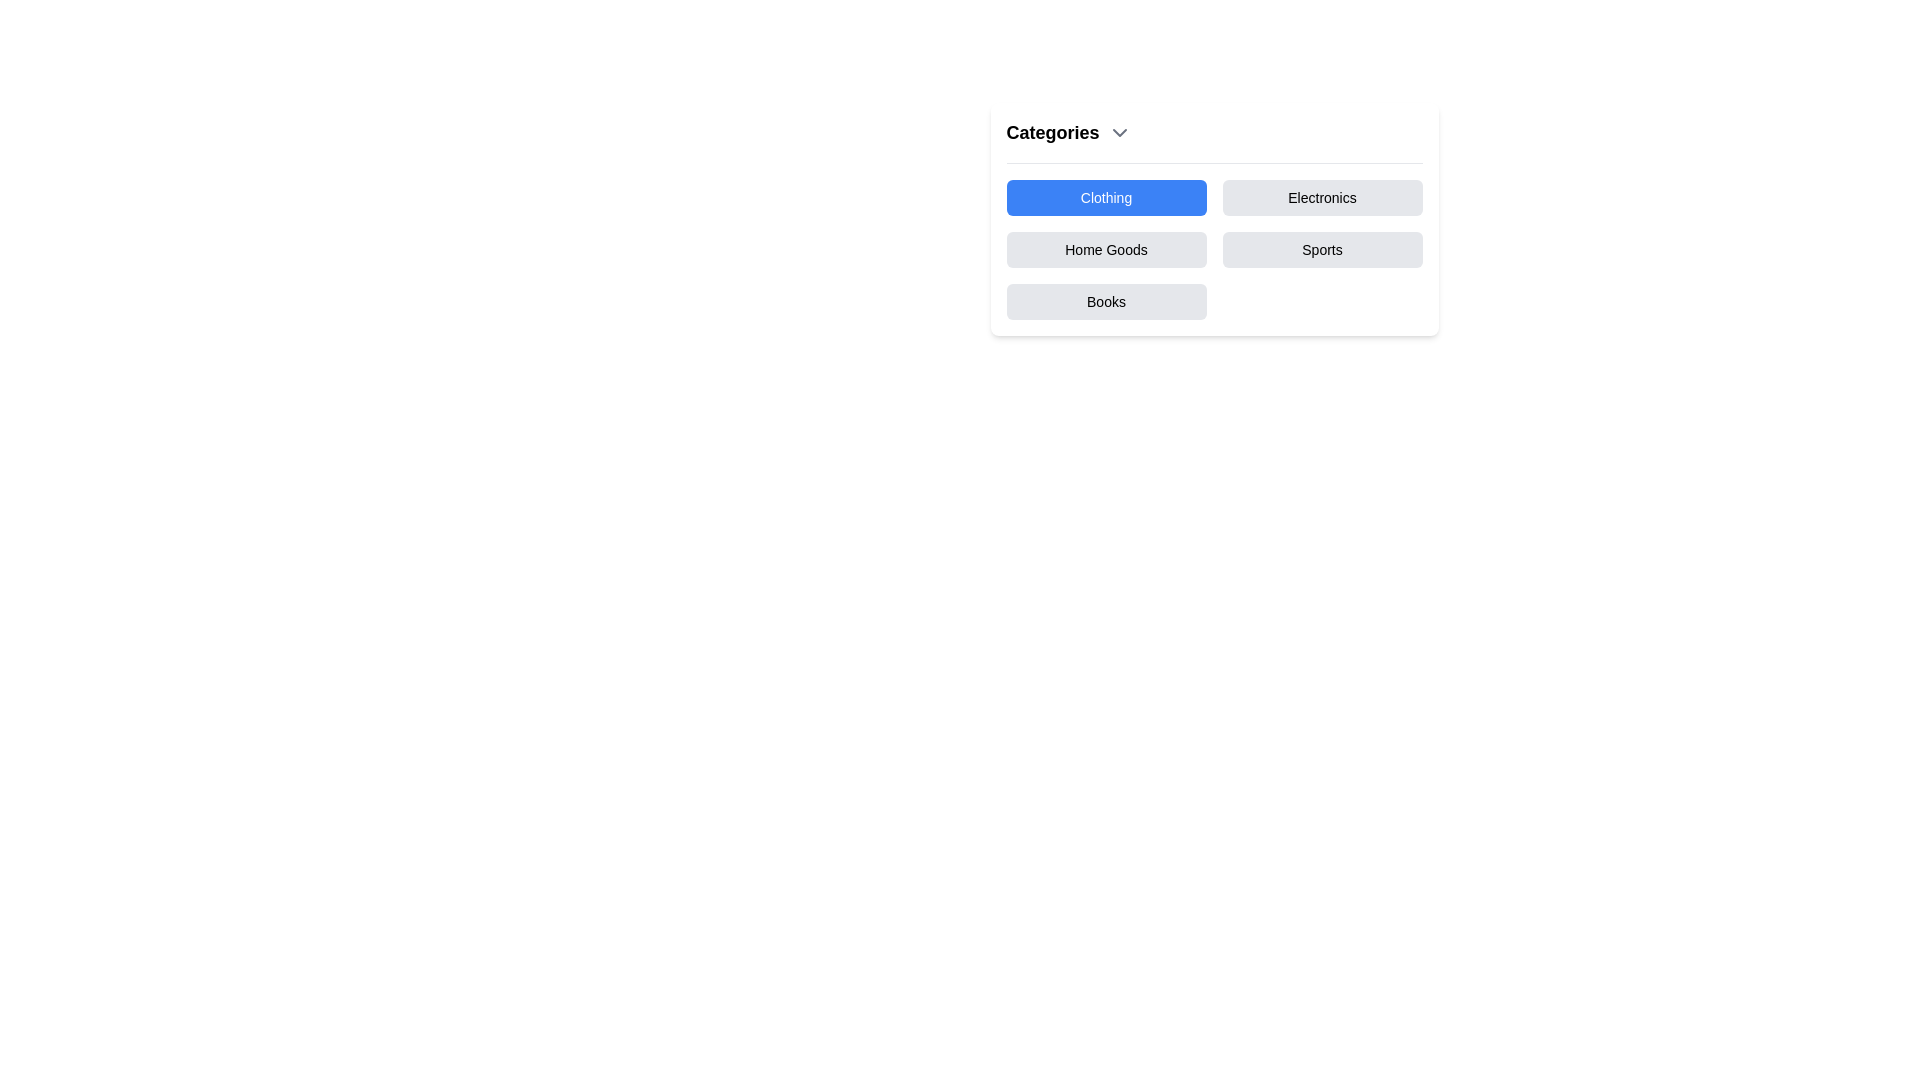 This screenshot has width=1920, height=1080. What do you see at coordinates (1322, 249) in the screenshot?
I see `the 'Sports' button, which is a horizontally rectangular button with a light gray background and black text, located in the second row and second column of a 2x3 grid` at bounding box center [1322, 249].